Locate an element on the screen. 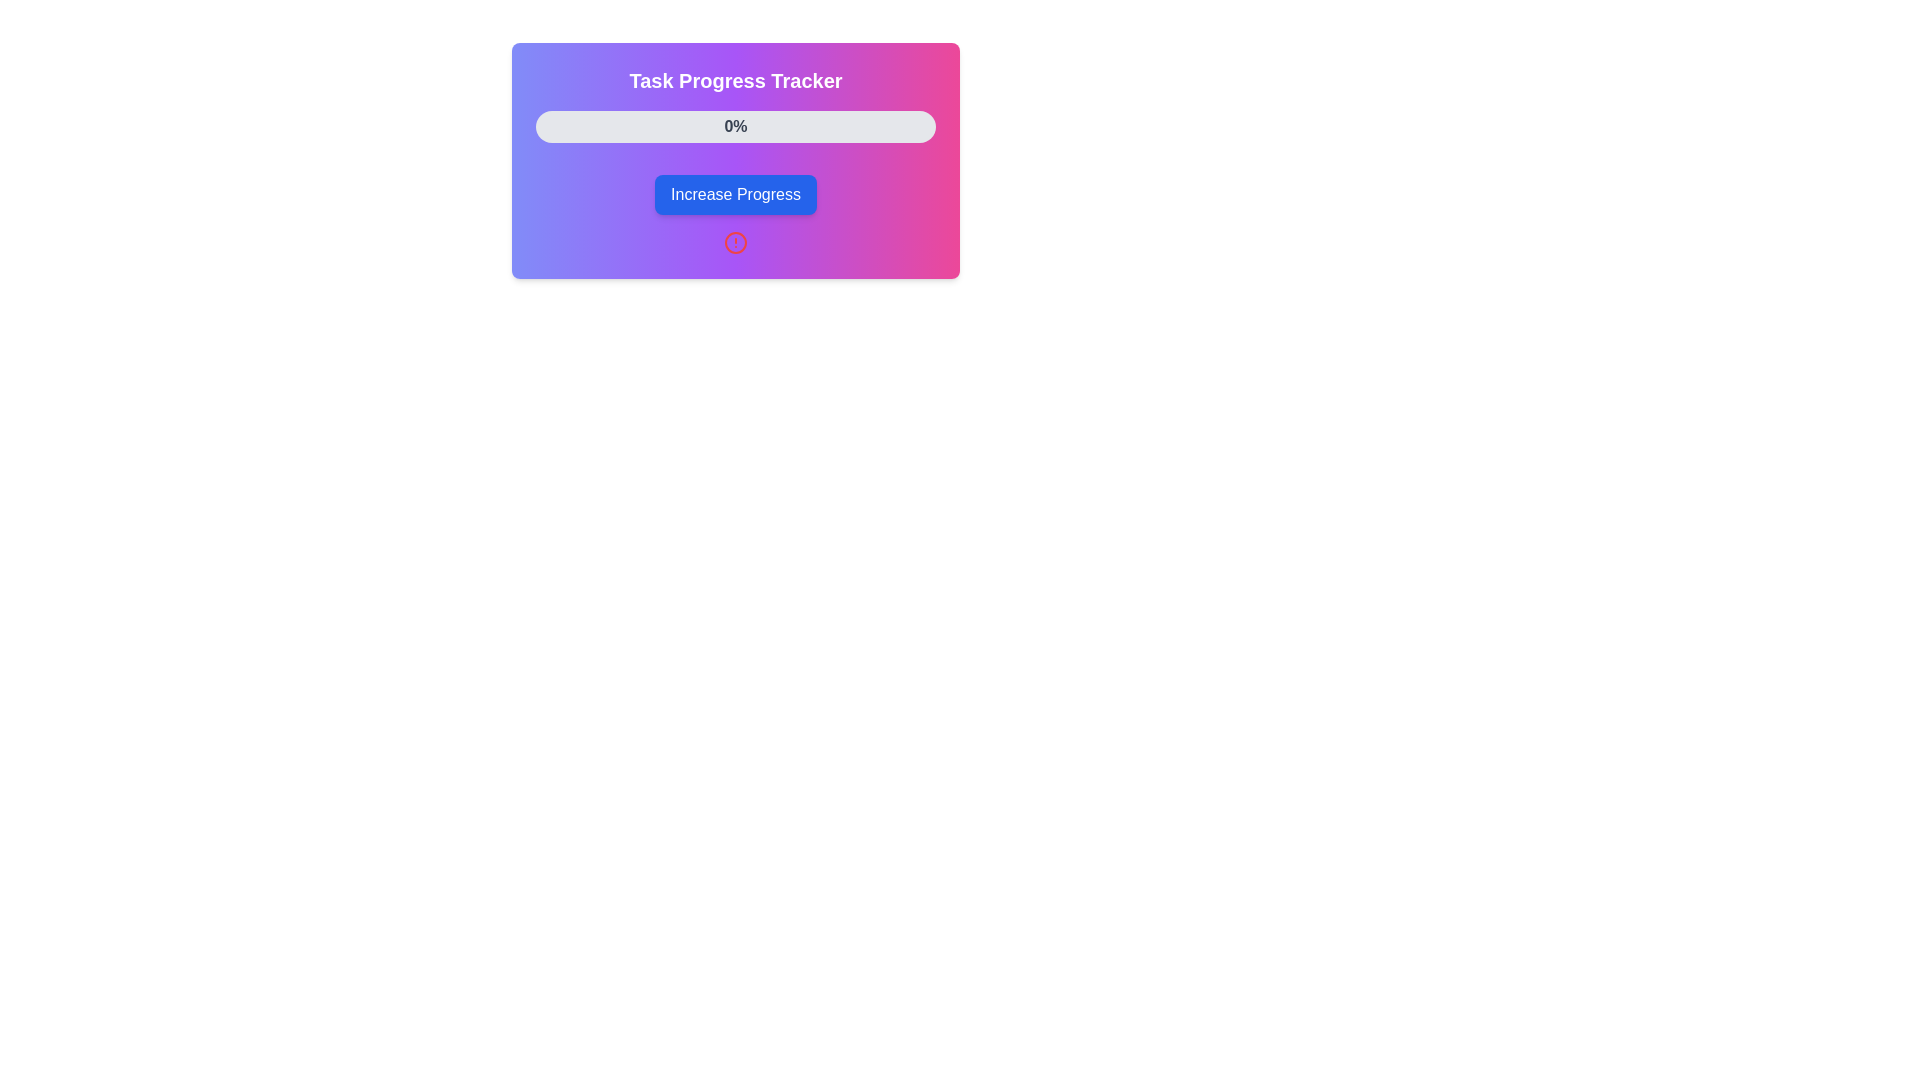 Image resolution: width=1920 pixels, height=1080 pixels. the progress bar located beneath the 'Task Progress Tracker' heading and above the 'Increase Progress' button is located at coordinates (734, 127).